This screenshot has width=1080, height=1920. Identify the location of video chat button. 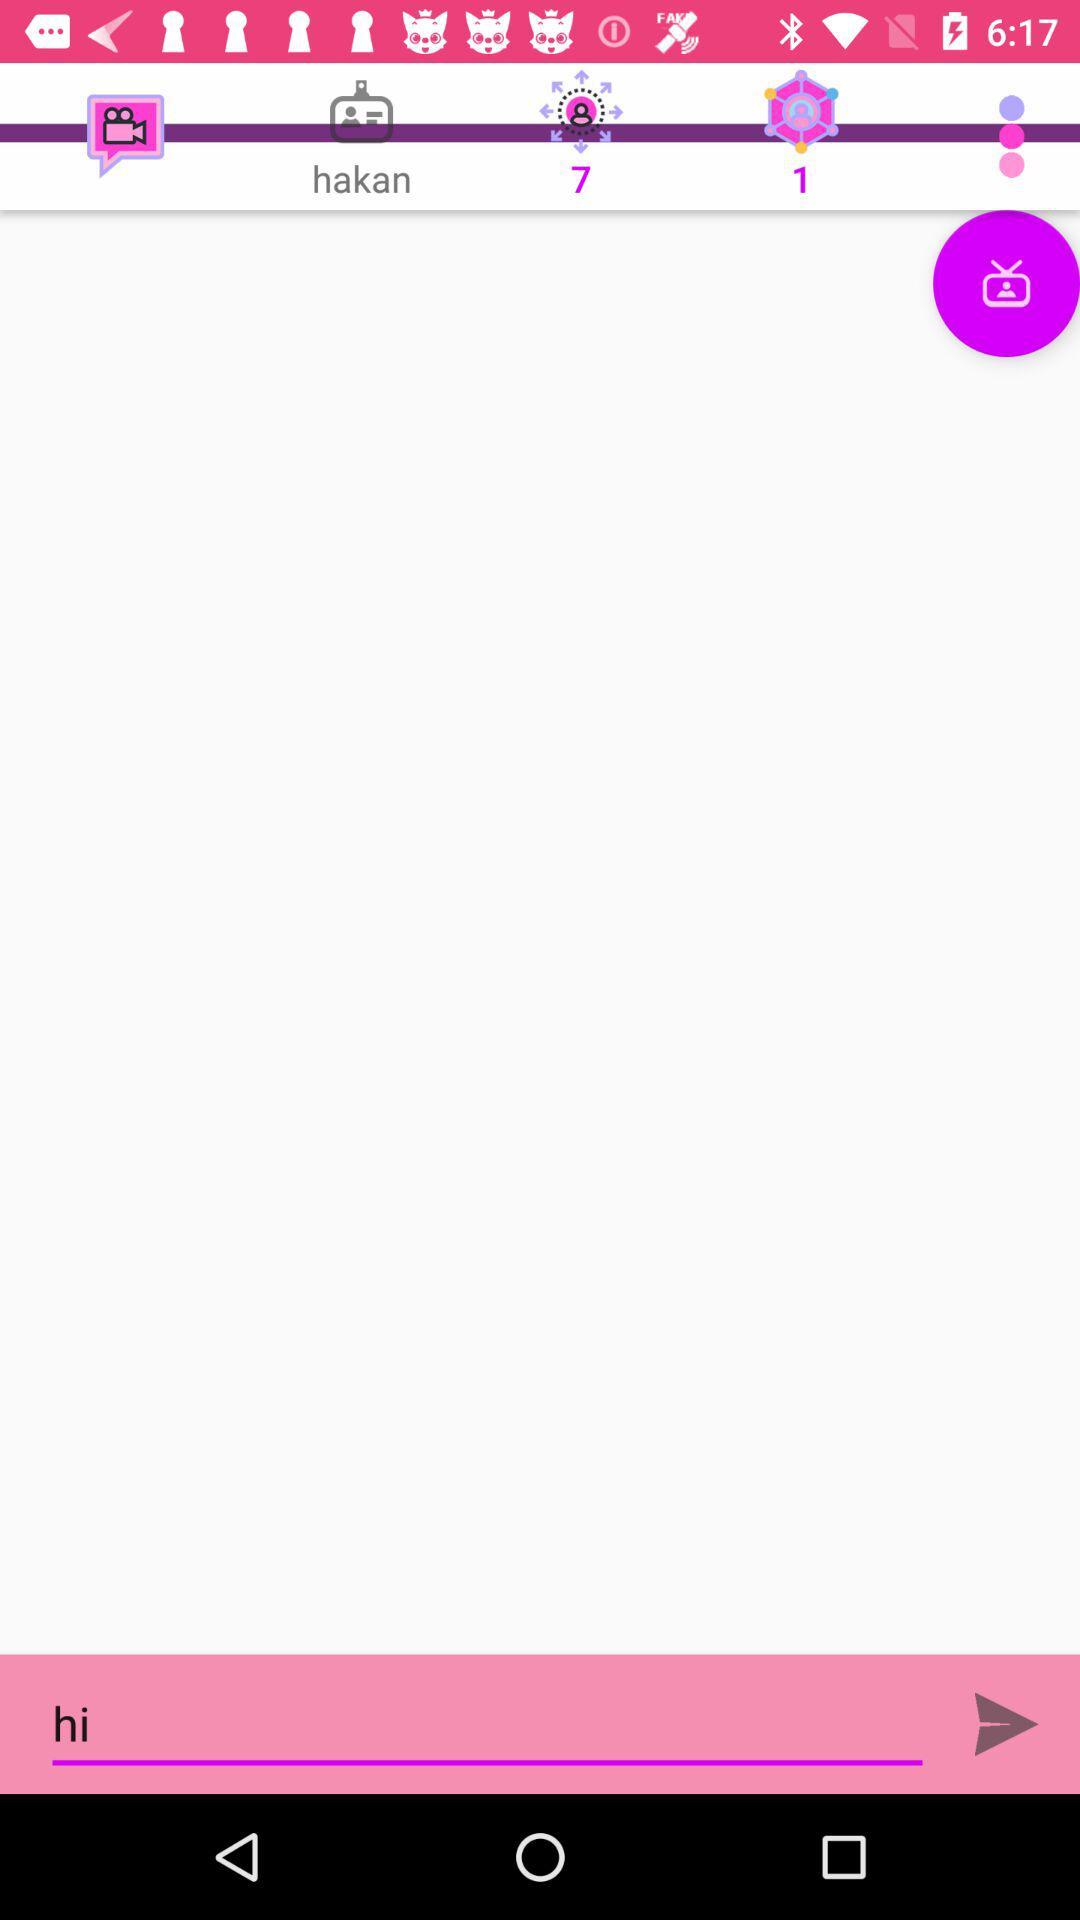
(1006, 282).